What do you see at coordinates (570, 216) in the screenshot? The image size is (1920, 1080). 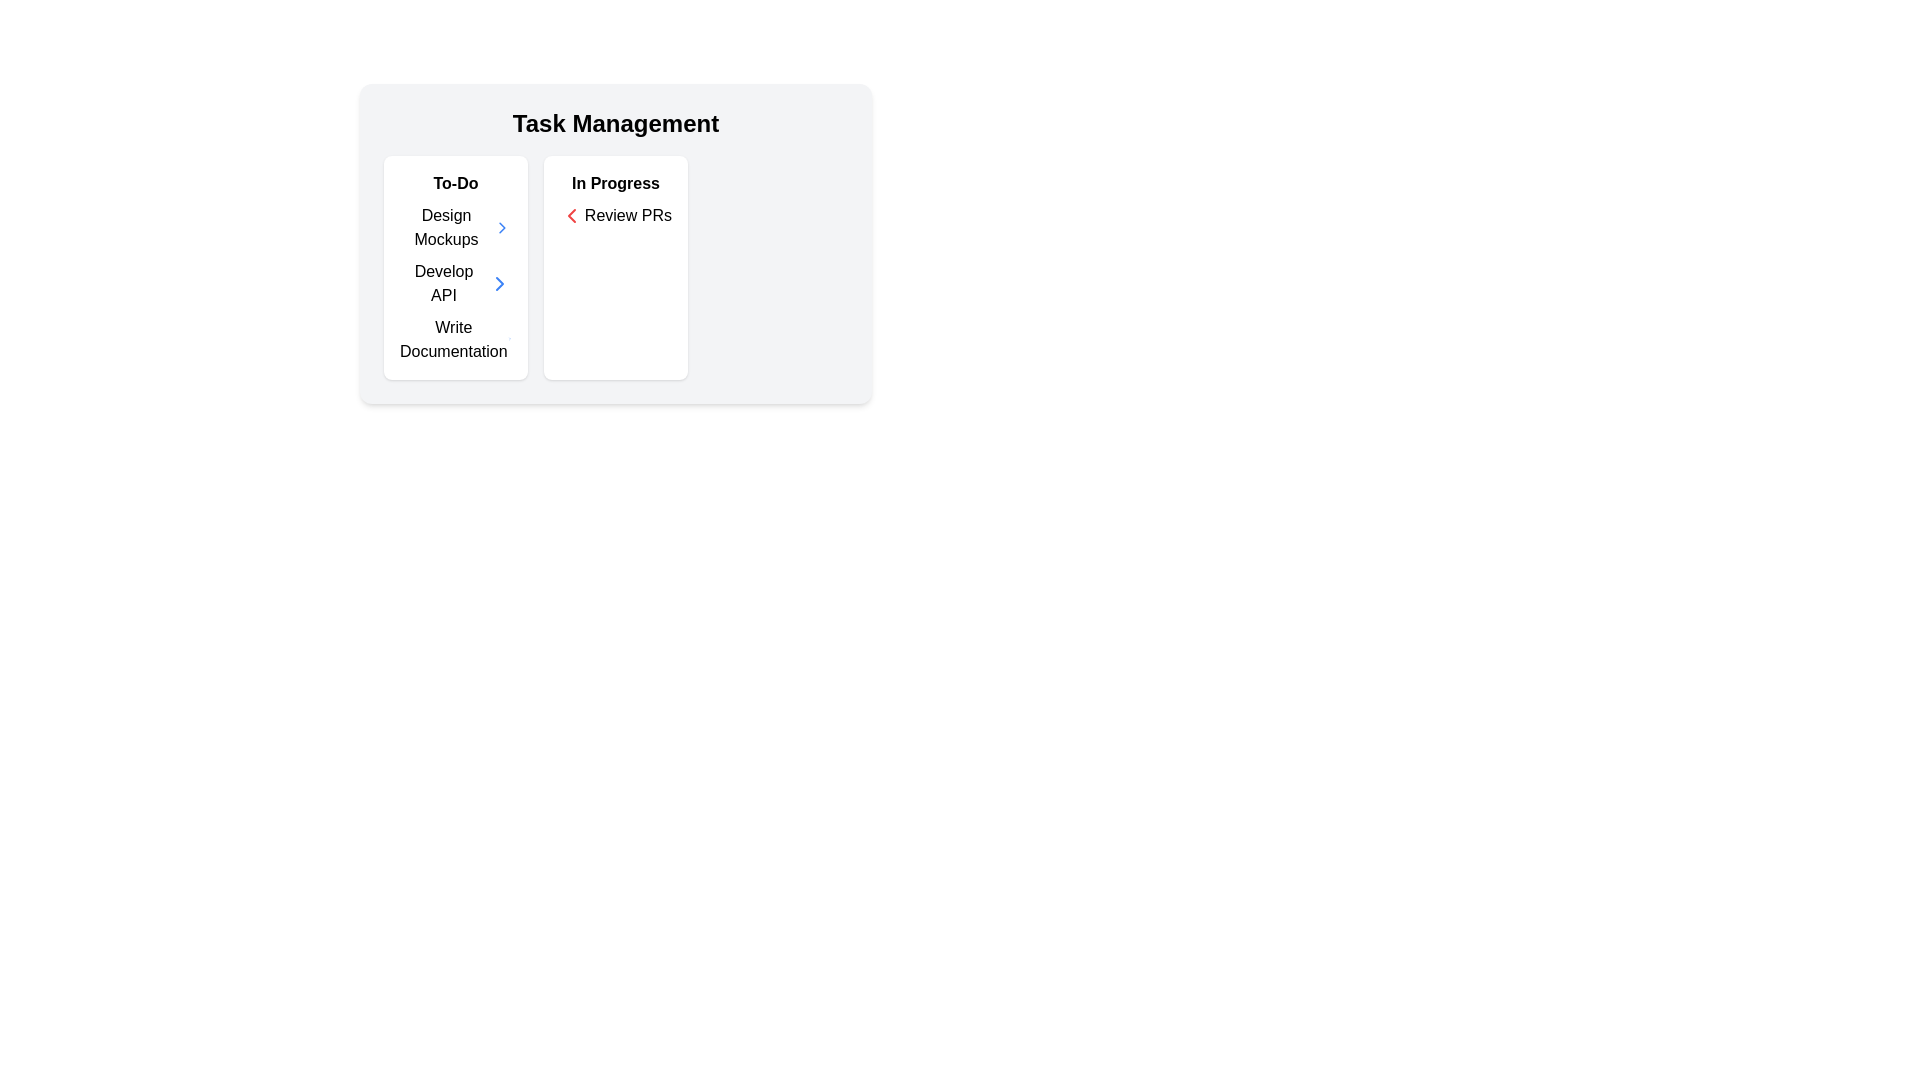 I see `the leftward-pointing chevron icon styled in red, located at the leftmost position of the 'Review PRs' row header under the 'In Progress' category` at bounding box center [570, 216].